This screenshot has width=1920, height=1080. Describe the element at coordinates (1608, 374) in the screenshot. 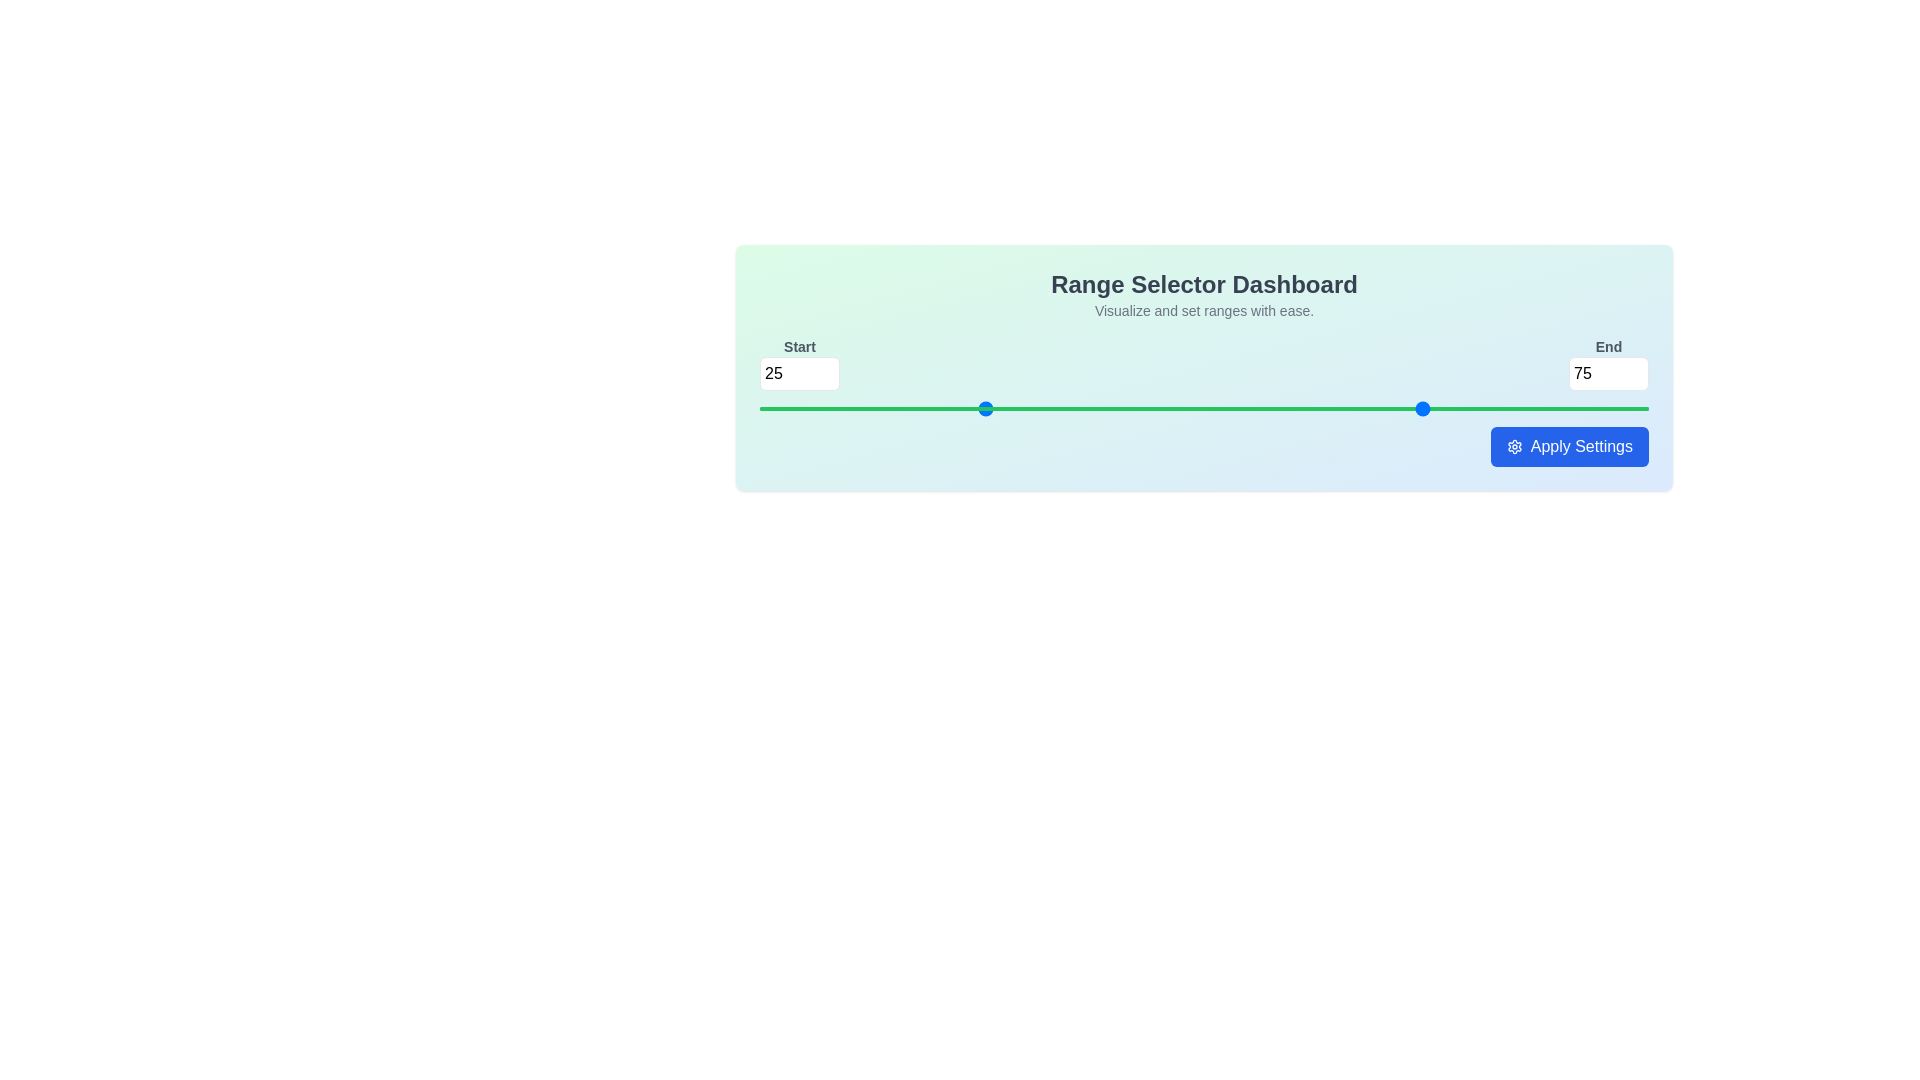

I see `the editable number input field displaying '75', located` at that location.